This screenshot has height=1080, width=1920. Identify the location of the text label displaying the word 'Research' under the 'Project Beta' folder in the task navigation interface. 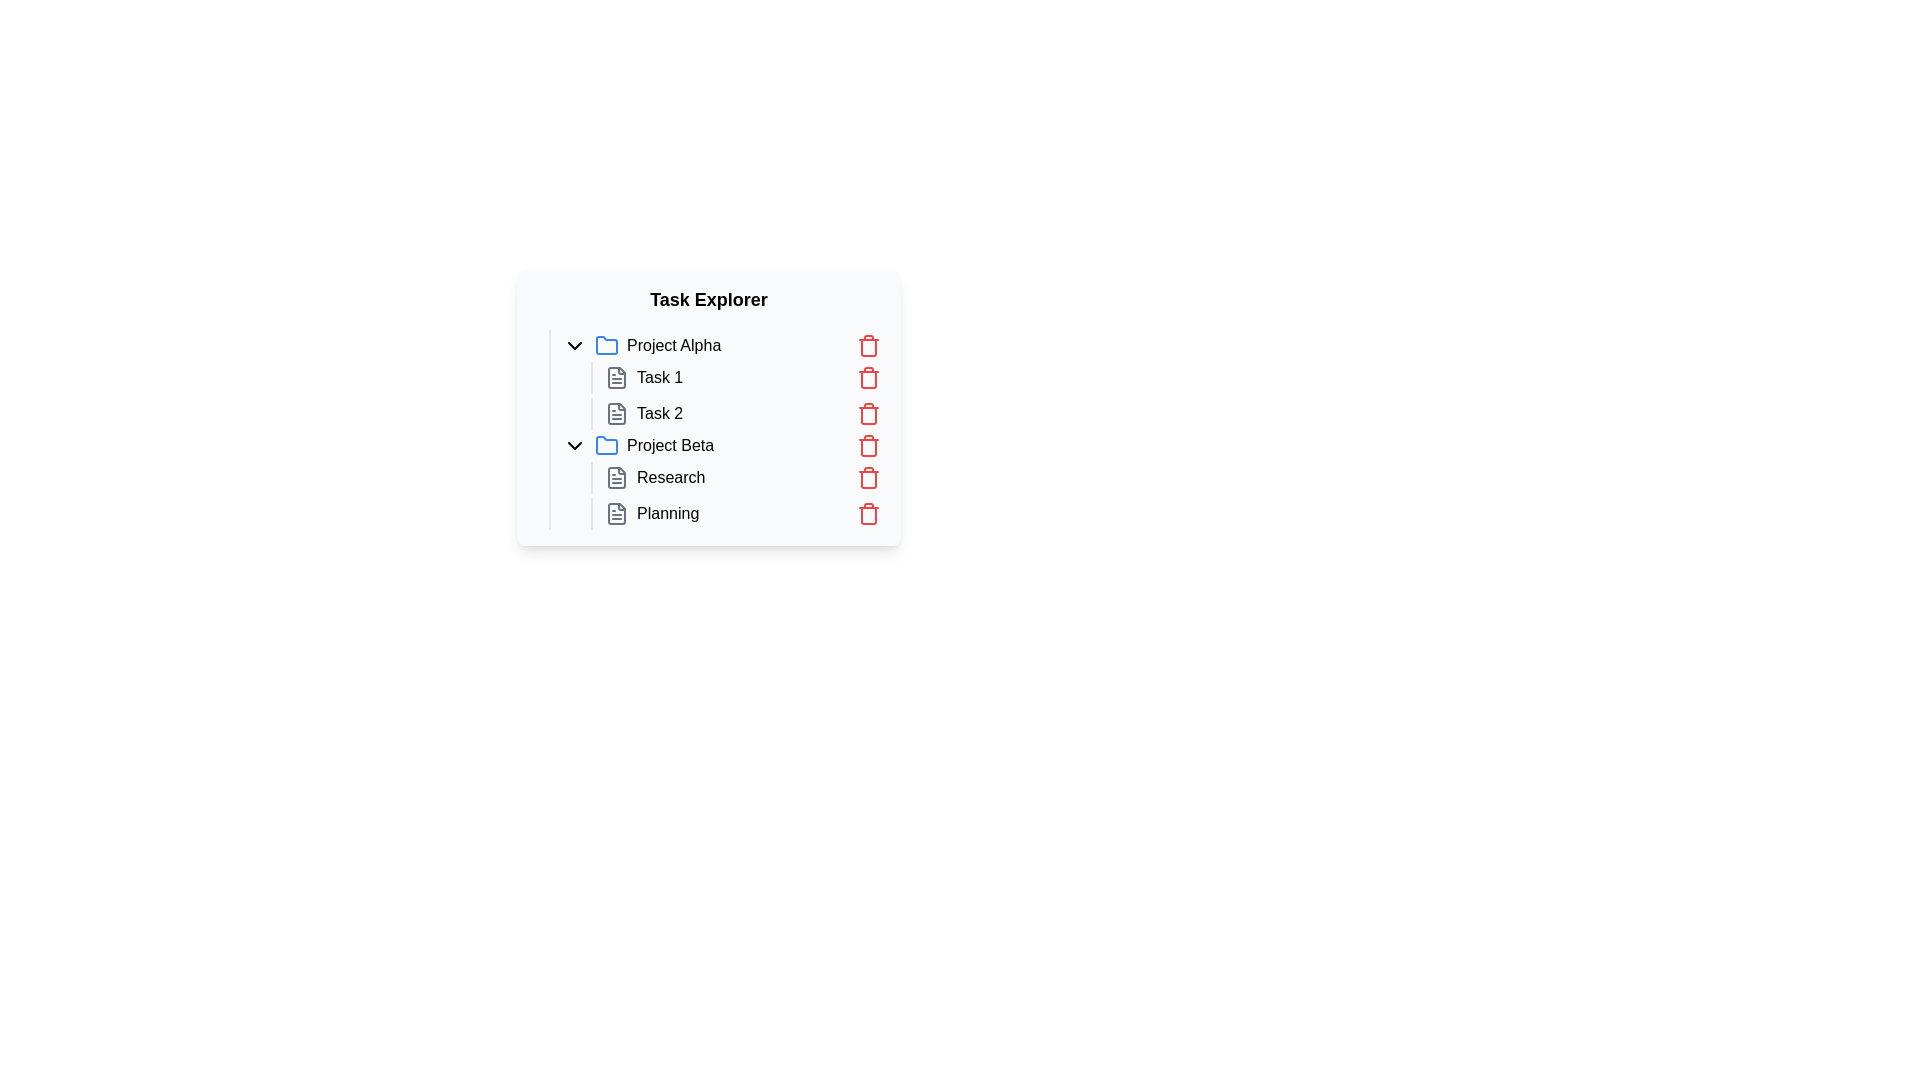
(671, 478).